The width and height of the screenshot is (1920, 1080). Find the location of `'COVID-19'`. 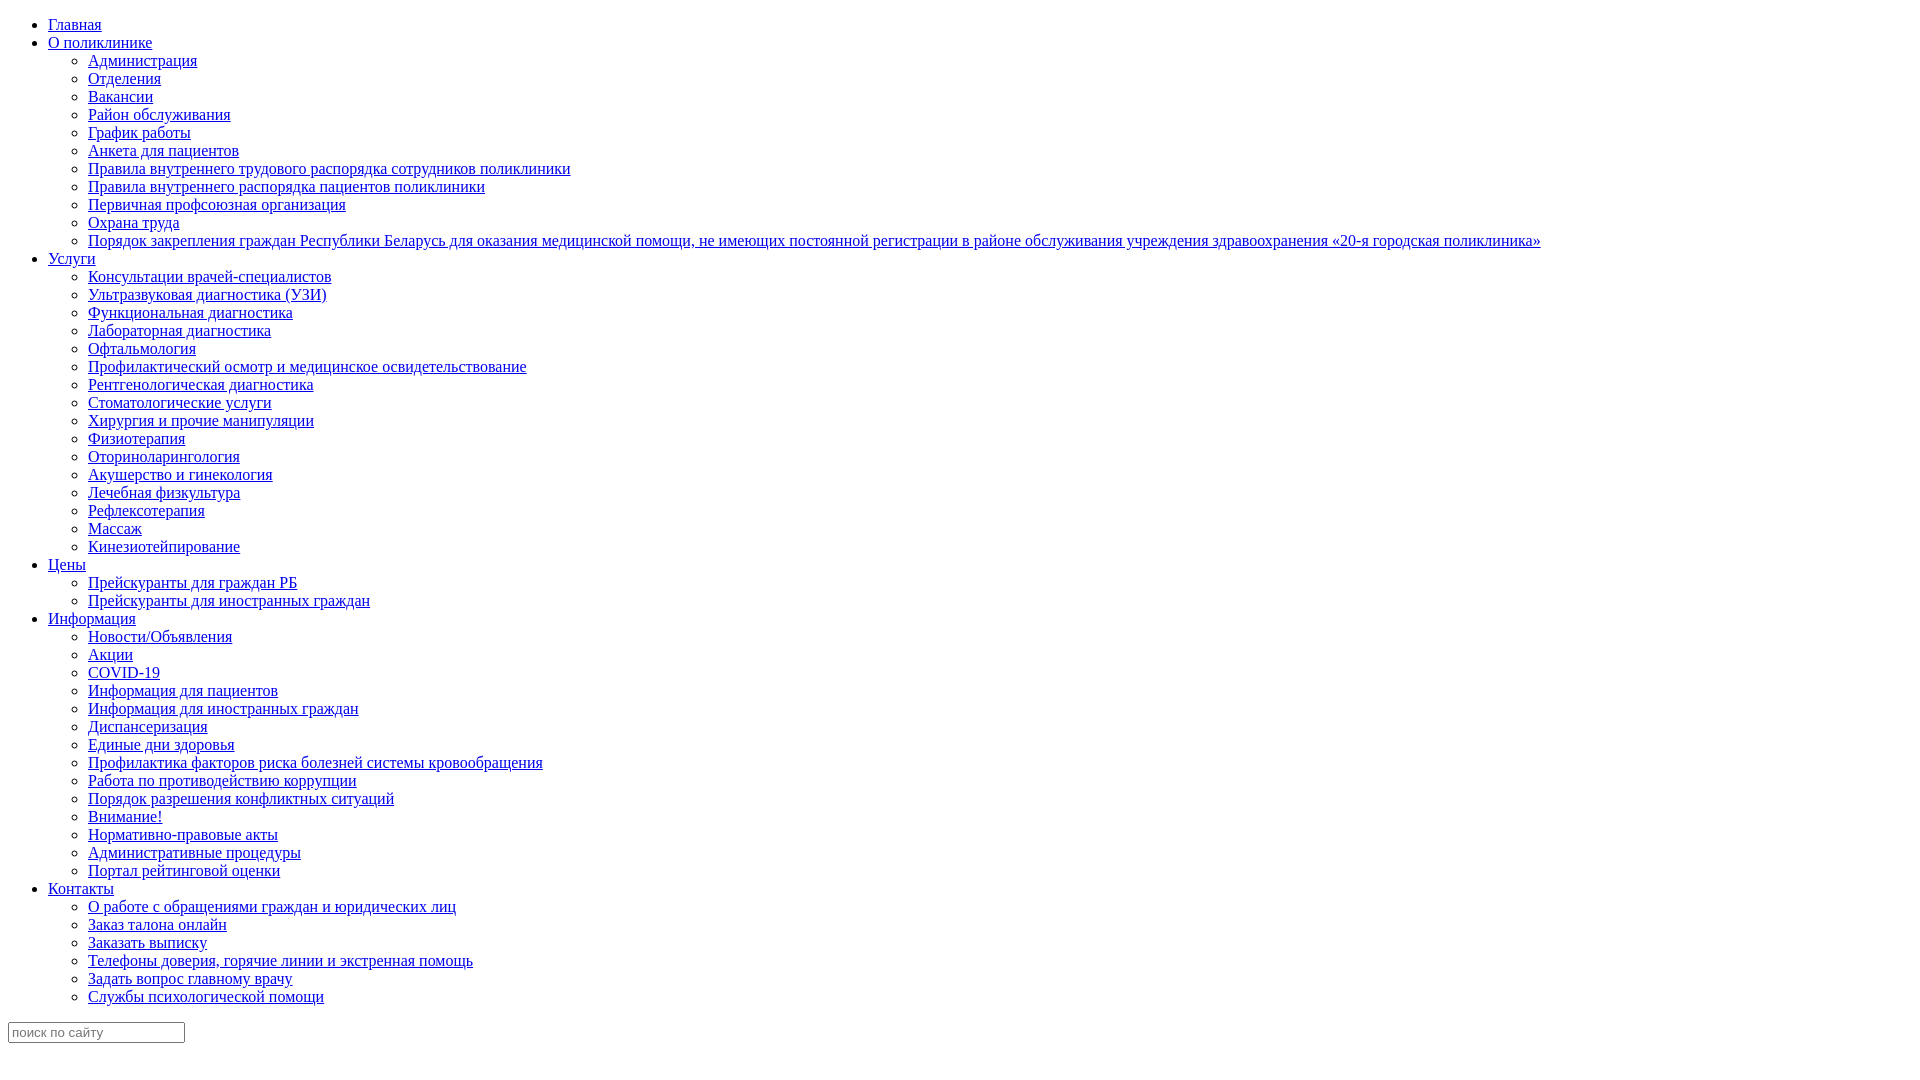

'COVID-19' is located at coordinates (123, 672).